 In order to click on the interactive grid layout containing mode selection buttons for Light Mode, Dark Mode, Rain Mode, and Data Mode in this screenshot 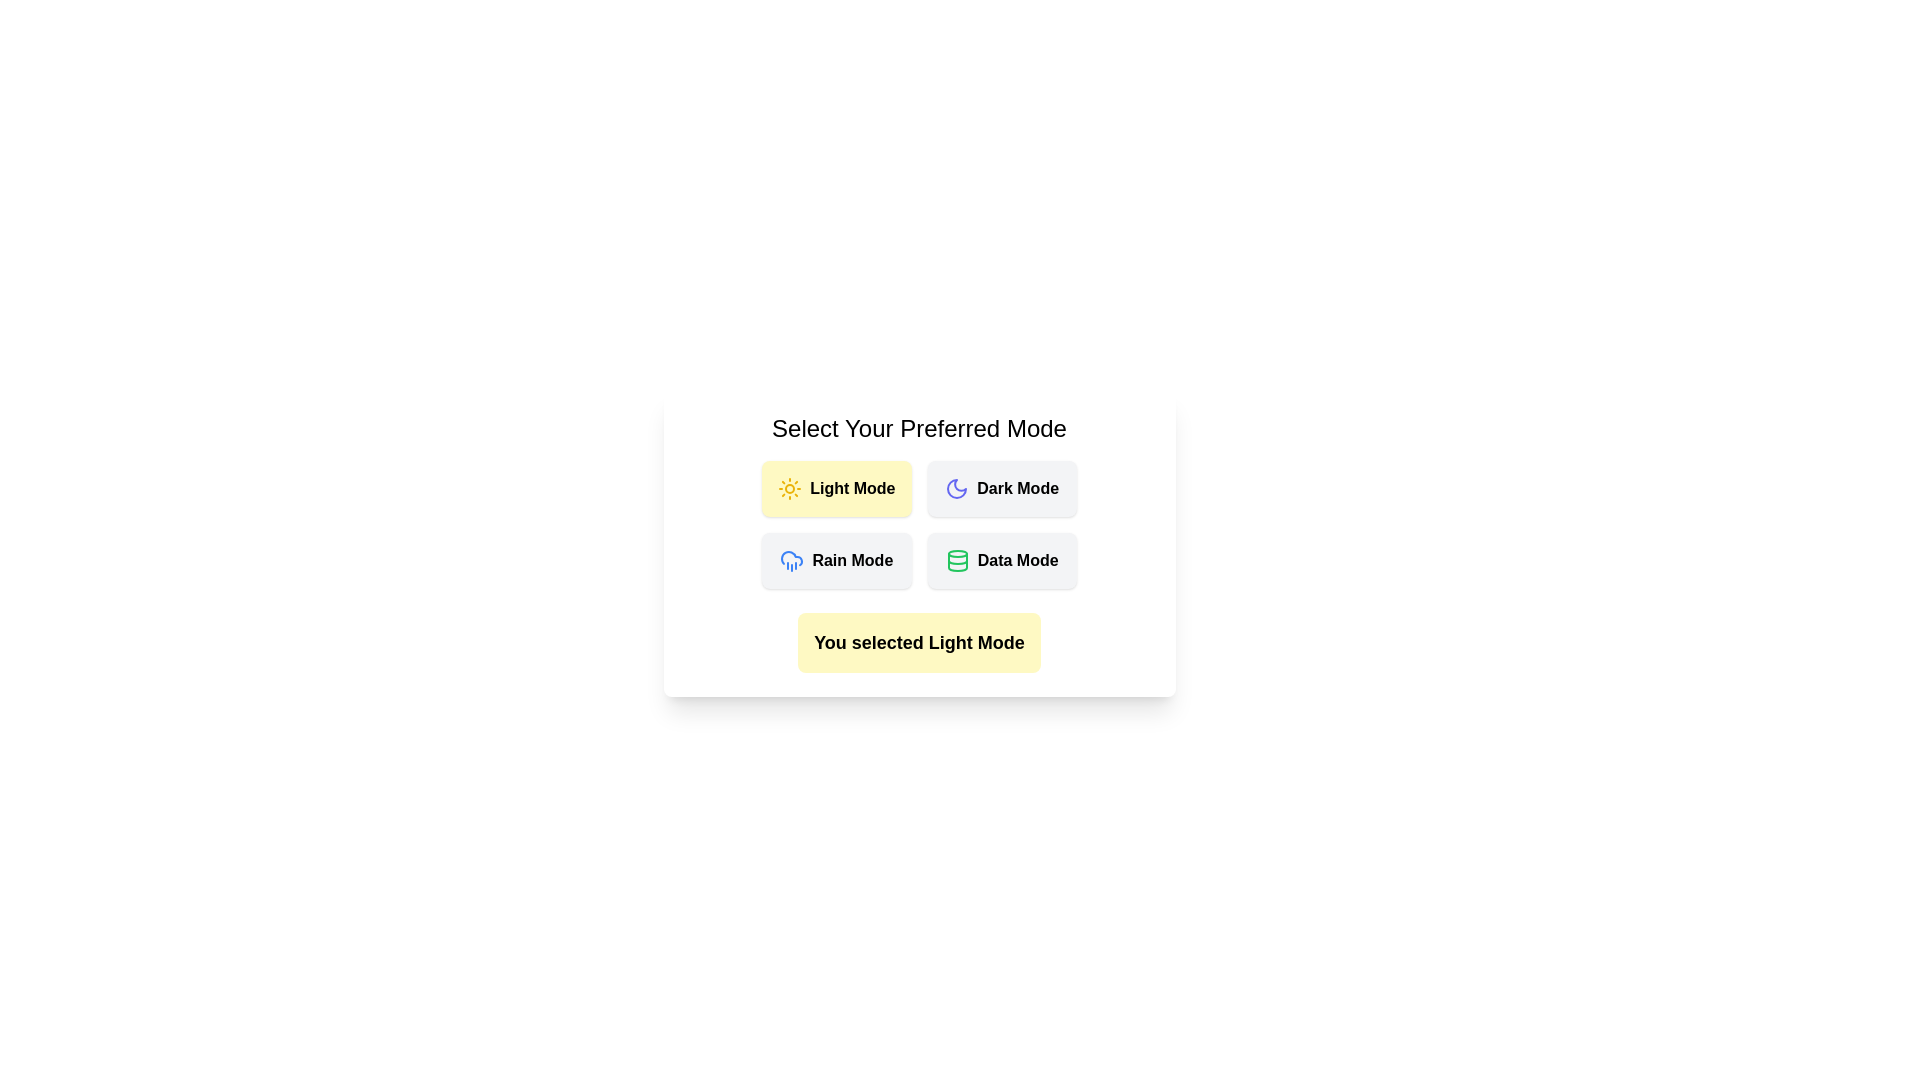, I will do `click(918, 523)`.